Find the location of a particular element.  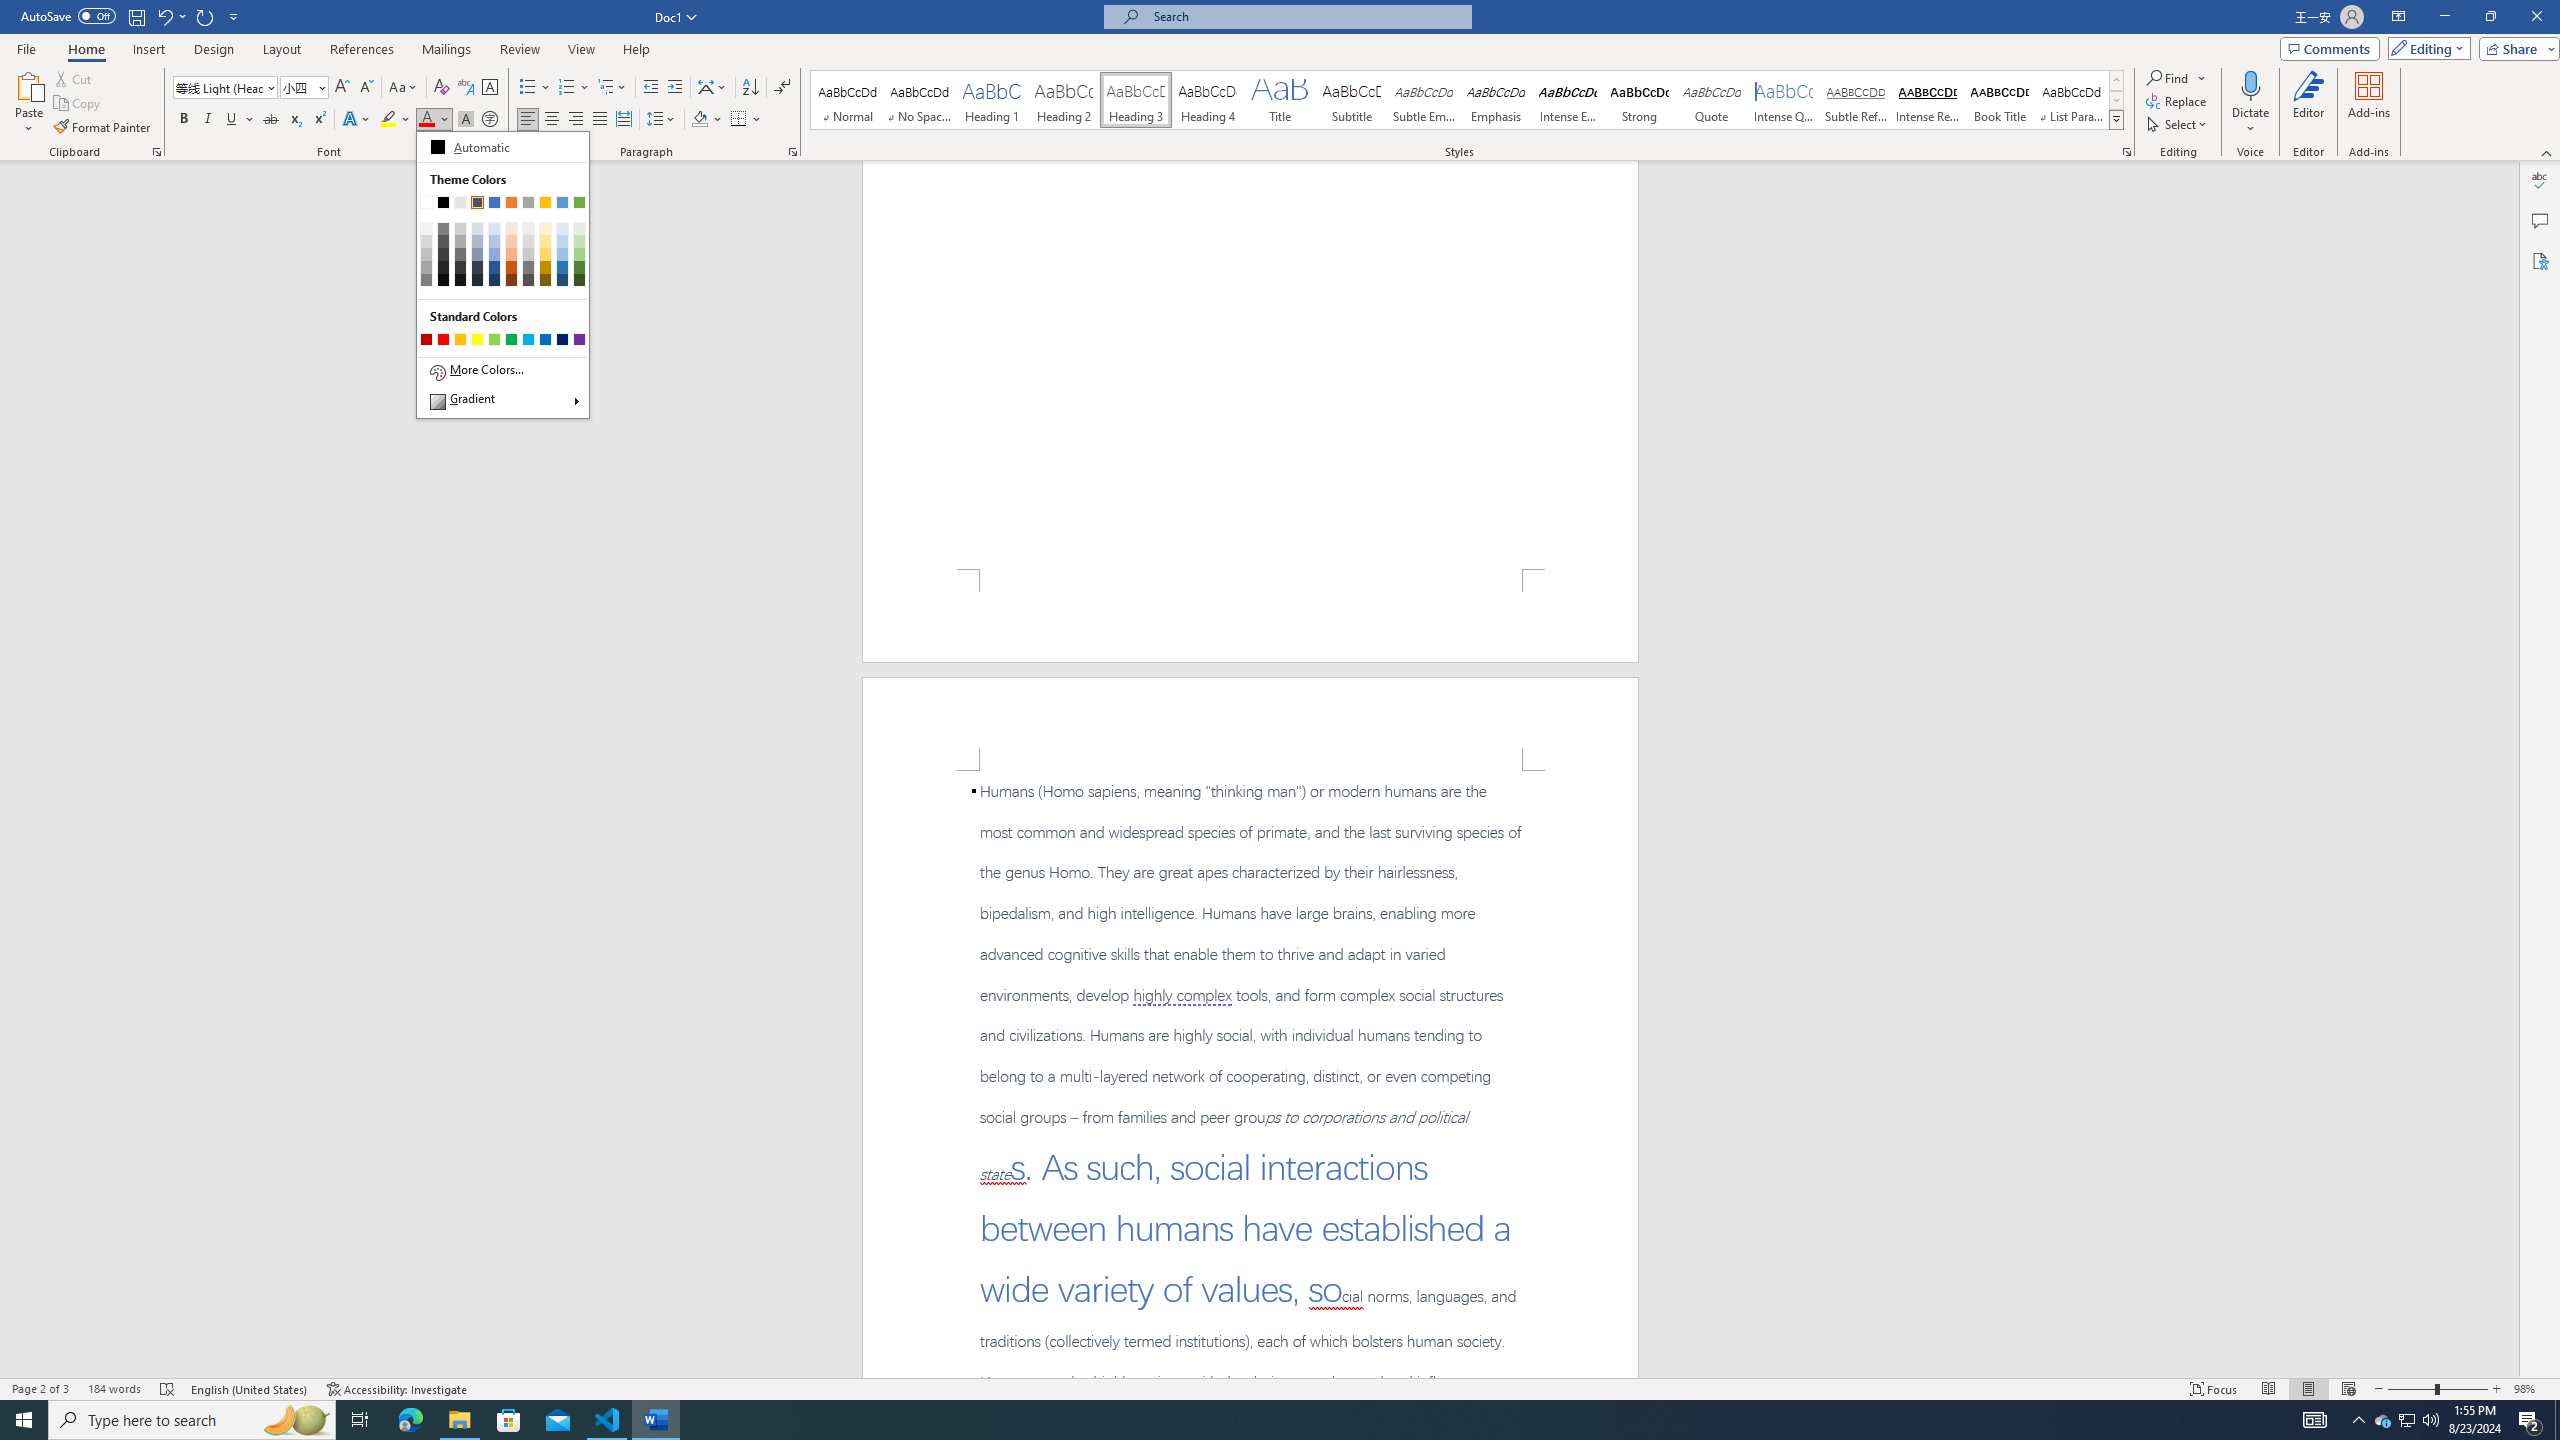

'Book Title' is located at coordinates (1998, 99).